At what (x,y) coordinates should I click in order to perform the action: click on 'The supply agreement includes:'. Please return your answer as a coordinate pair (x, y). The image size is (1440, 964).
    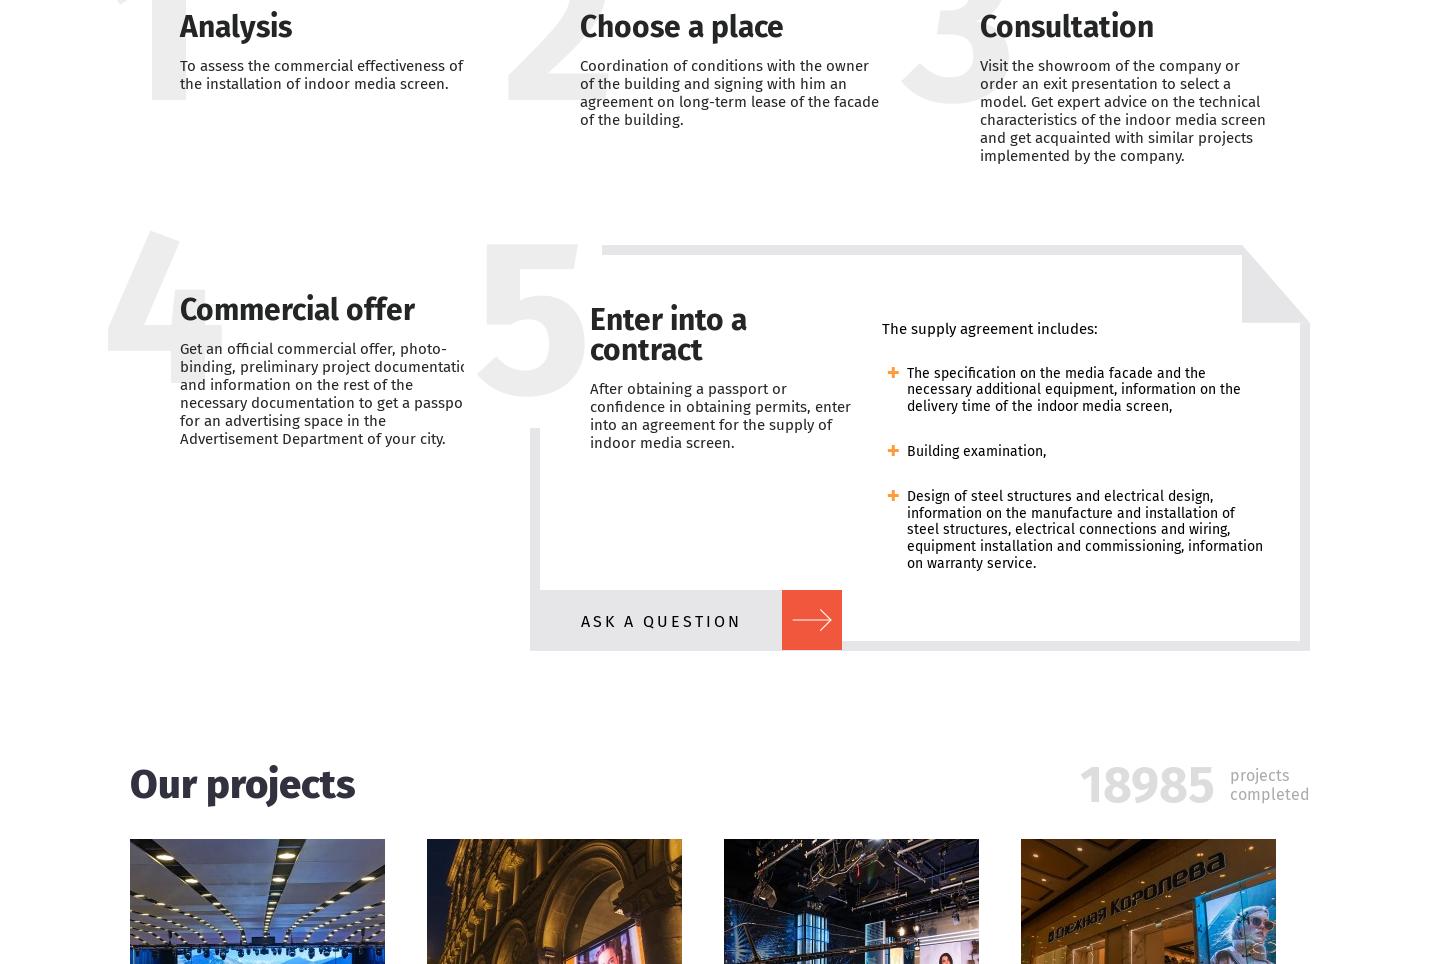
    Looking at the image, I should click on (987, 326).